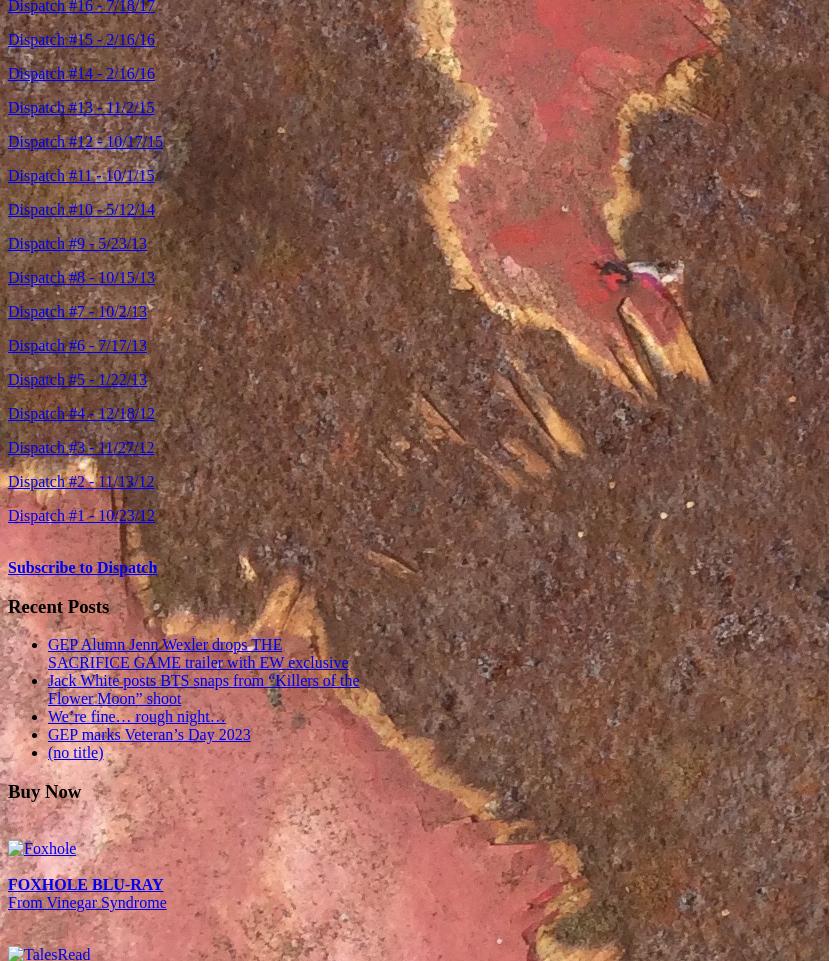 The width and height of the screenshot is (832, 961). What do you see at coordinates (84, 139) in the screenshot?
I see `'Dispatch #12 - 10/17/15'` at bounding box center [84, 139].